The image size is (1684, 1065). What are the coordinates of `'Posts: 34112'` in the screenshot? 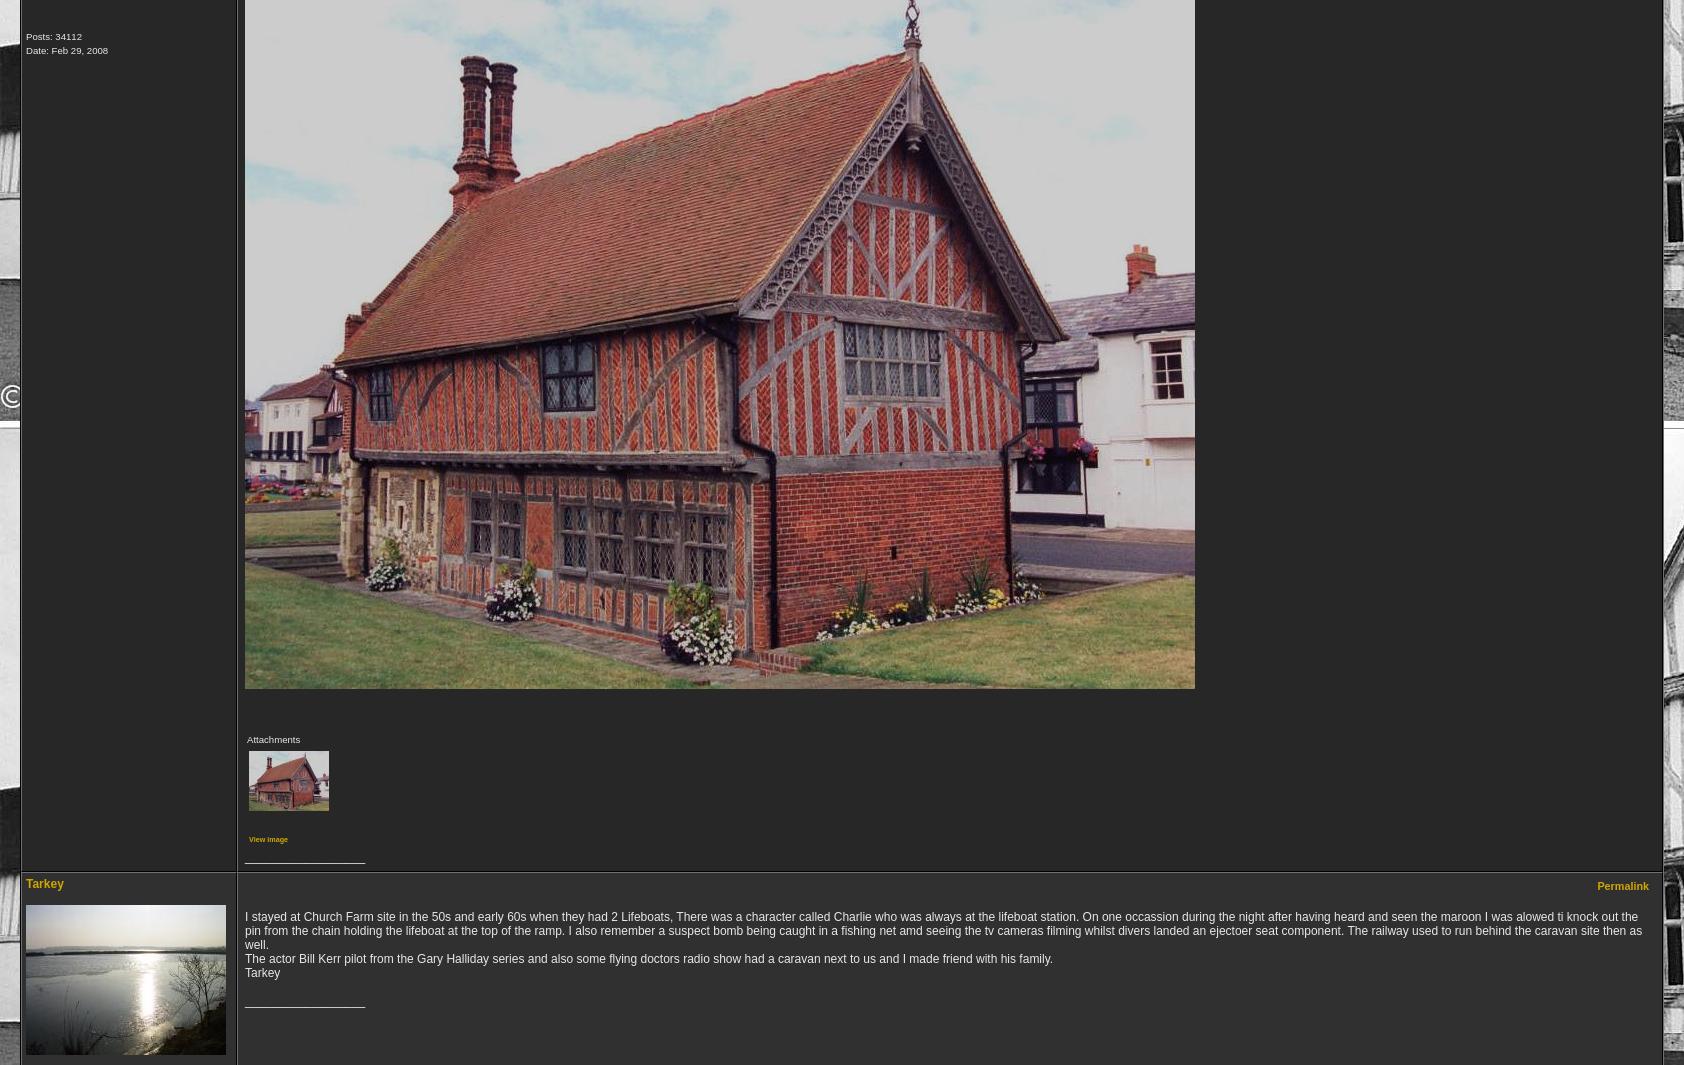 It's located at (53, 35).